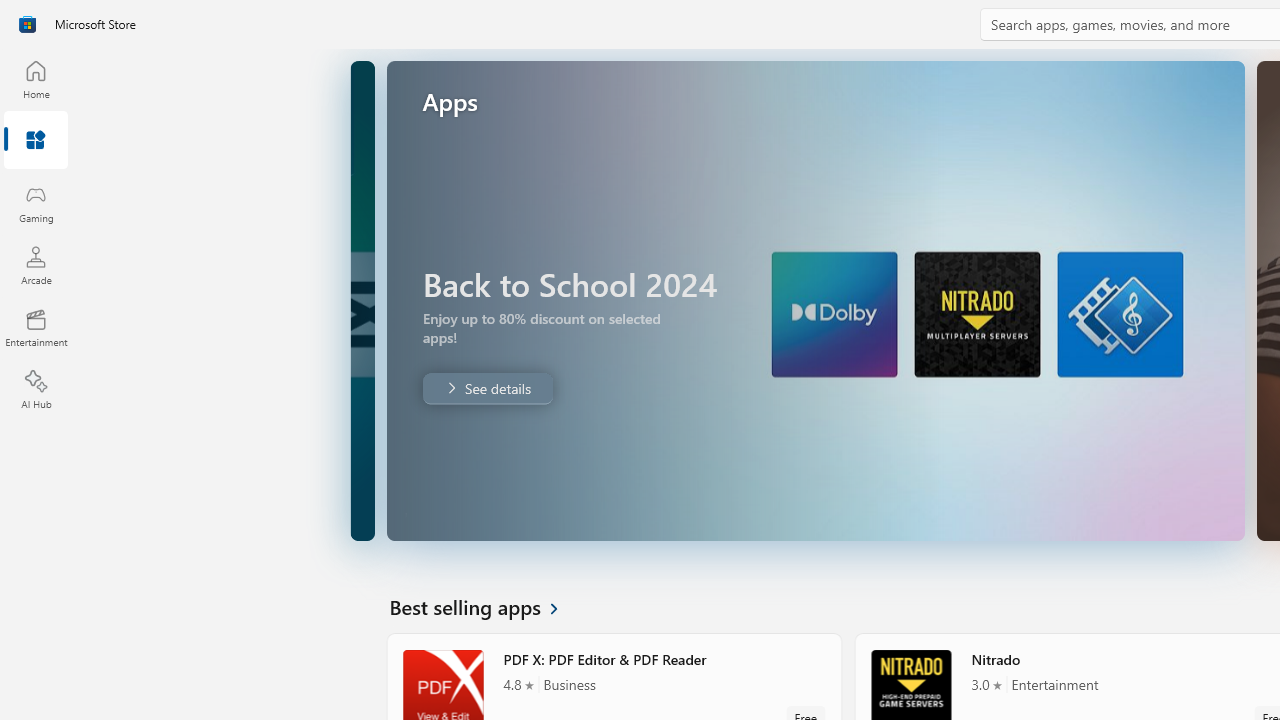 The width and height of the screenshot is (1280, 720). What do you see at coordinates (35, 78) in the screenshot?
I see `'Home'` at bounding box center [35, 78].